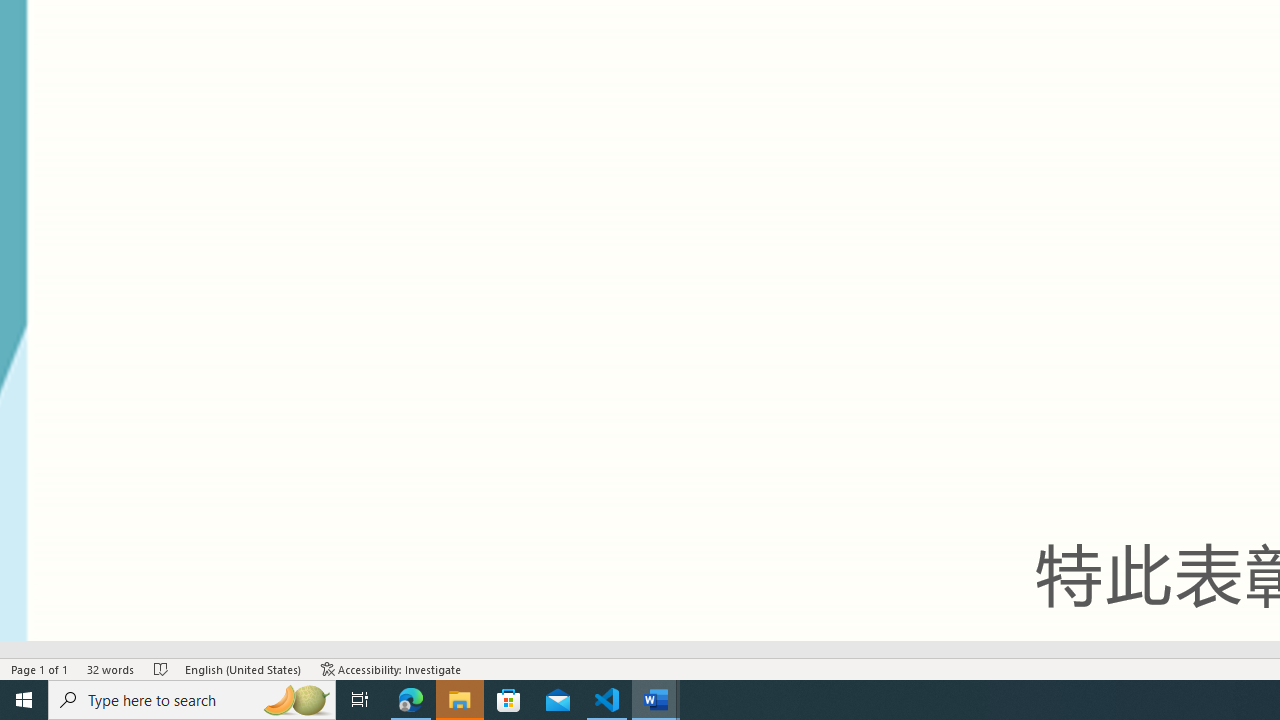  What do you see at coordinates (359, 698) in the screenshot?
I see `'Task View'` at bounding box center [359, 698].